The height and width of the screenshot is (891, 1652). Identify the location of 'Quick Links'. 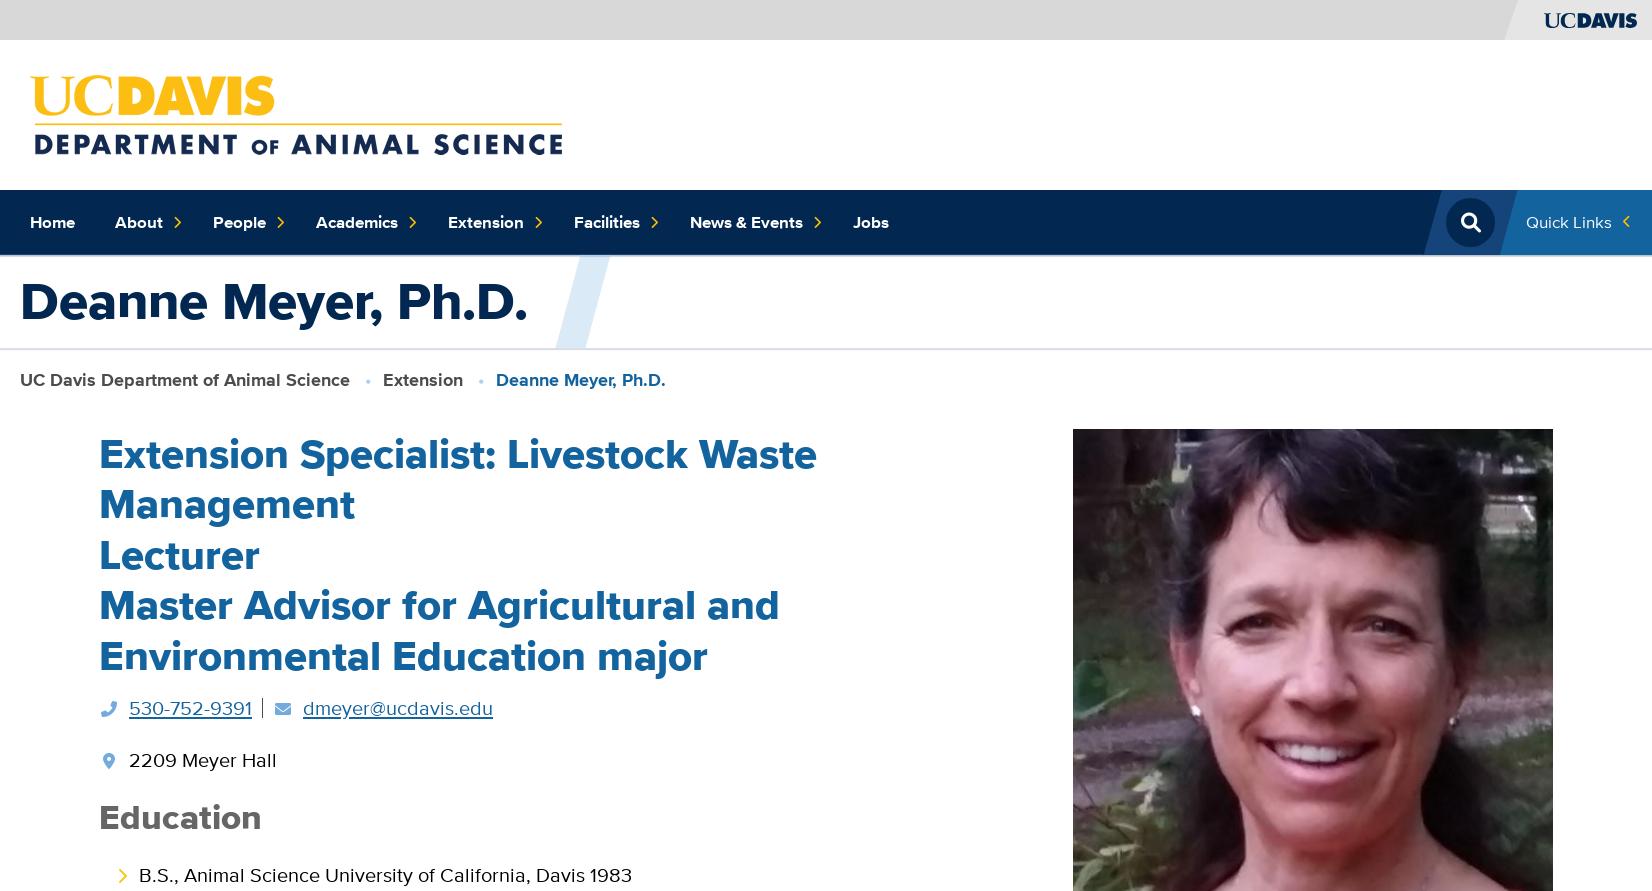
(1568, 222).